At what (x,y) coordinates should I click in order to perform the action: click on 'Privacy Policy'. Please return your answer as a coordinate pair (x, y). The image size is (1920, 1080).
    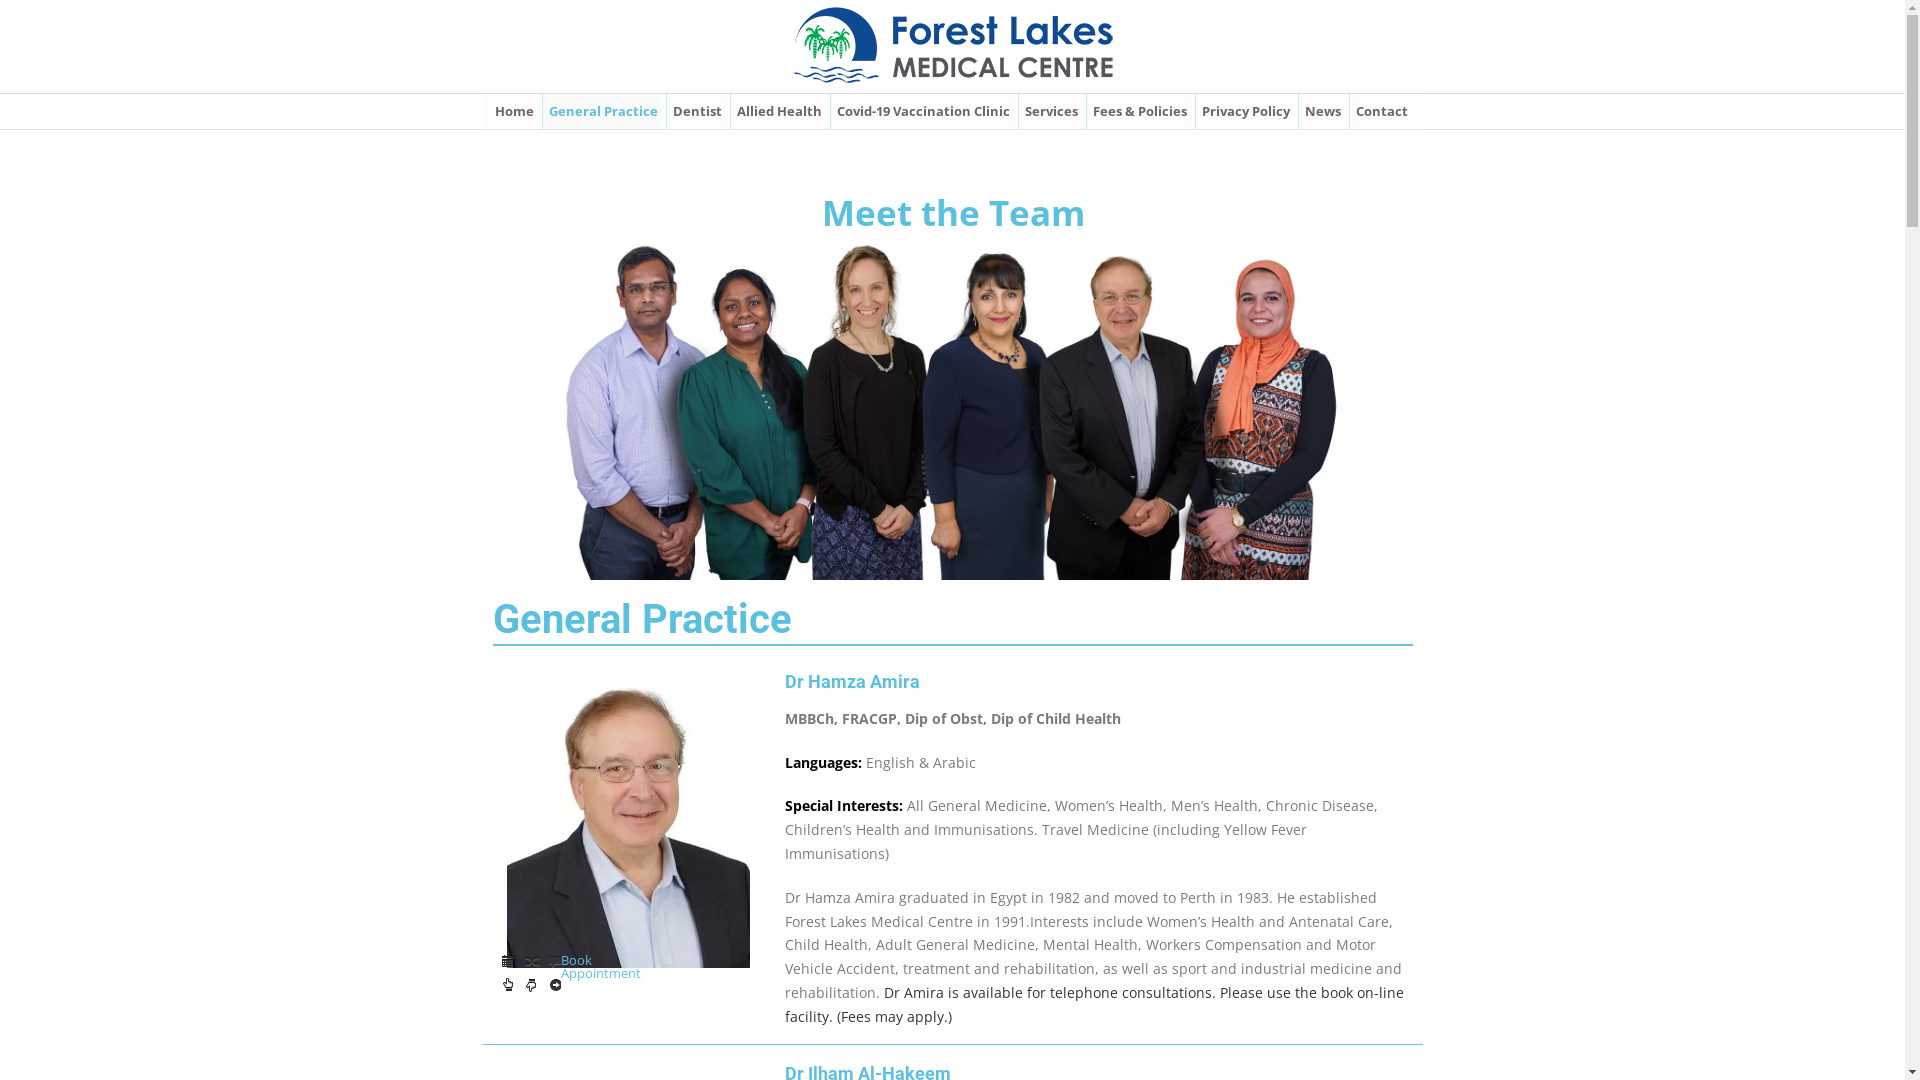
    Looking at the image, I should click on (1243, 111).